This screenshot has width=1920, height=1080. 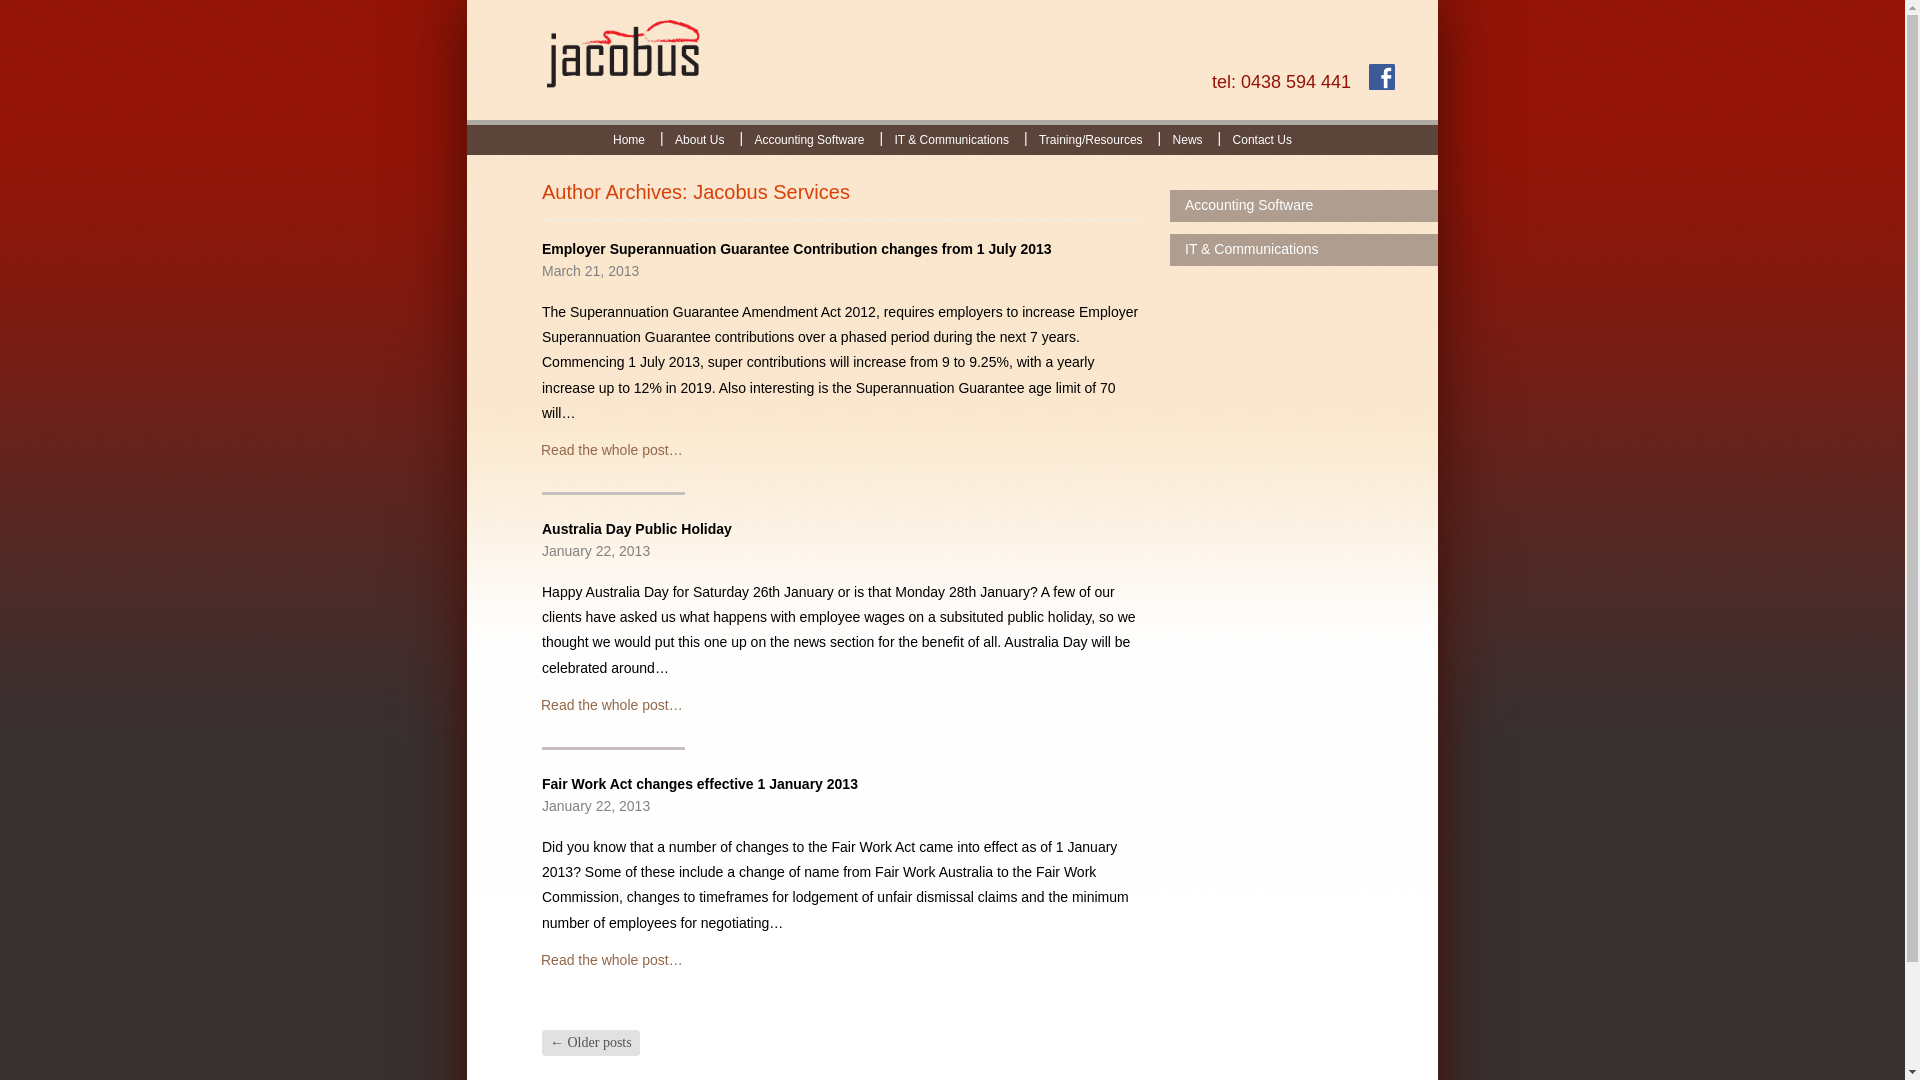 I want to click on 'IT & Communications', so click(x=878, y=138).